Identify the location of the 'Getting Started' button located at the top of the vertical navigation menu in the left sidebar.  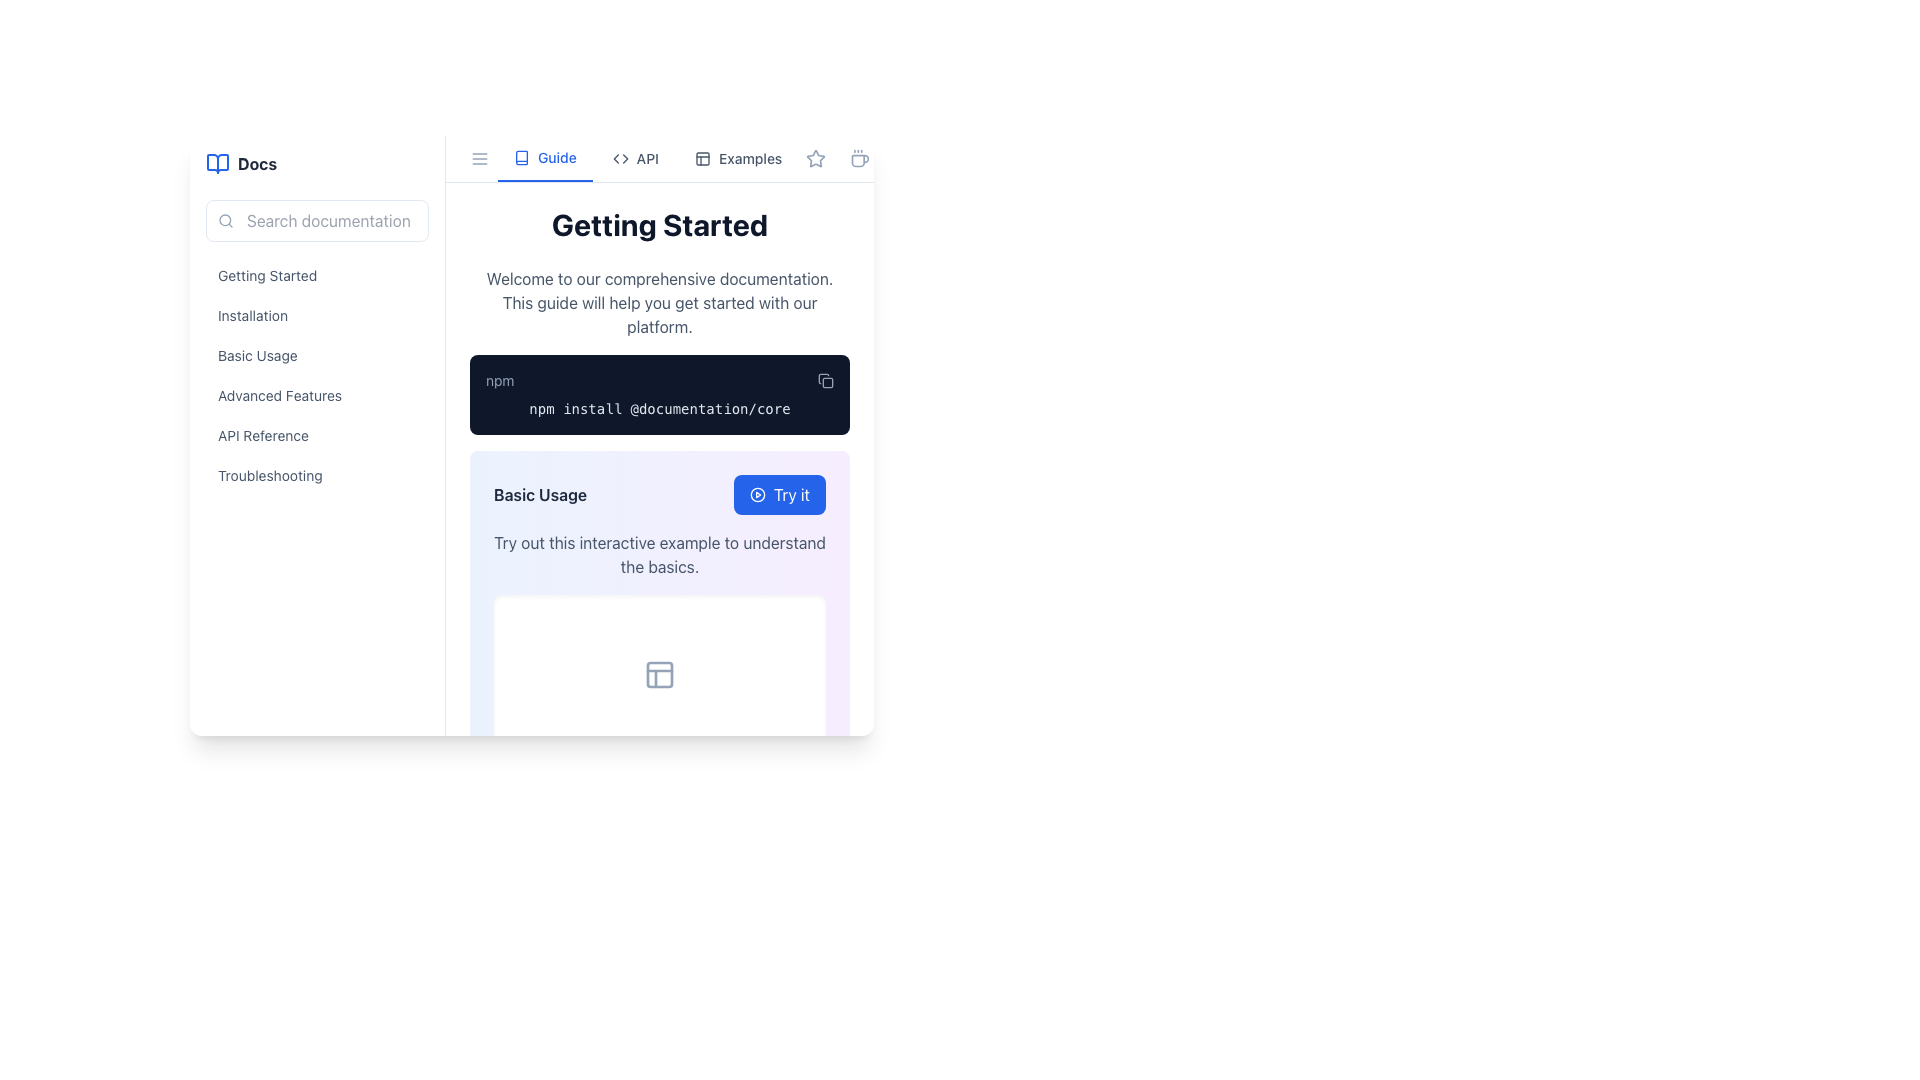
(316, 276).